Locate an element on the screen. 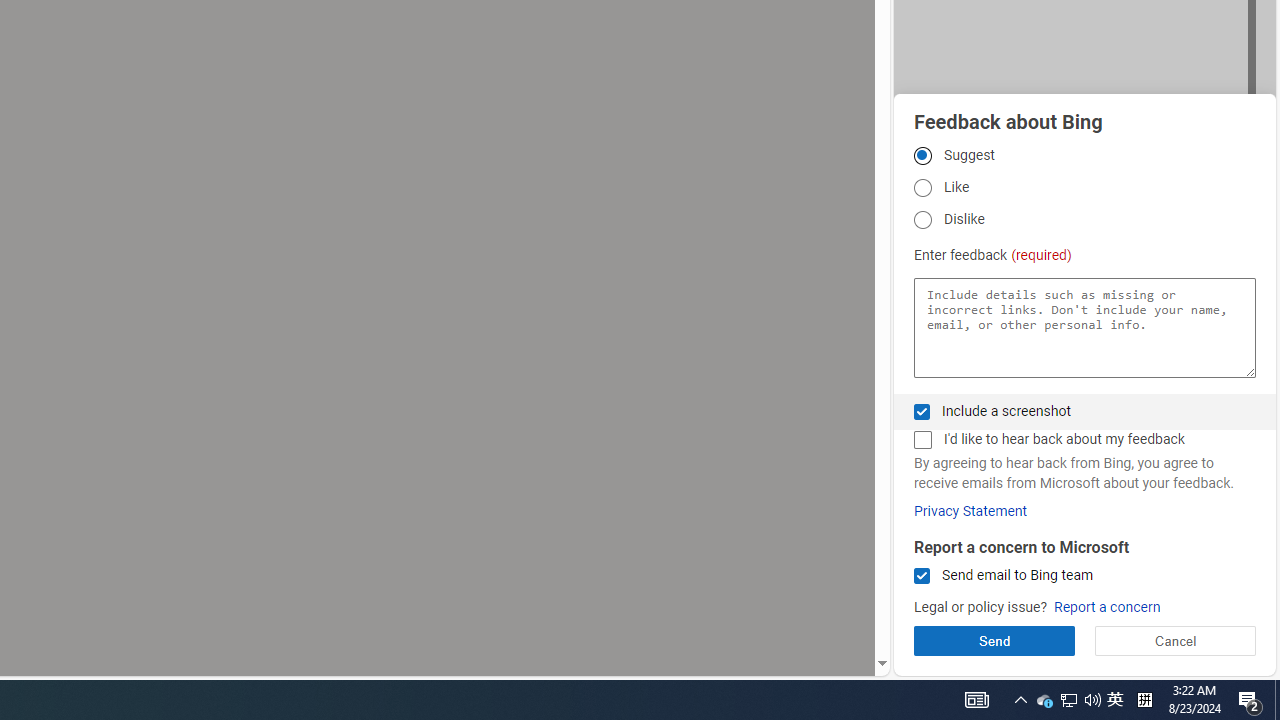 This screenshot has width=1280, height=720. 'Send email to Bing team' is located at coordinates (921, 576).